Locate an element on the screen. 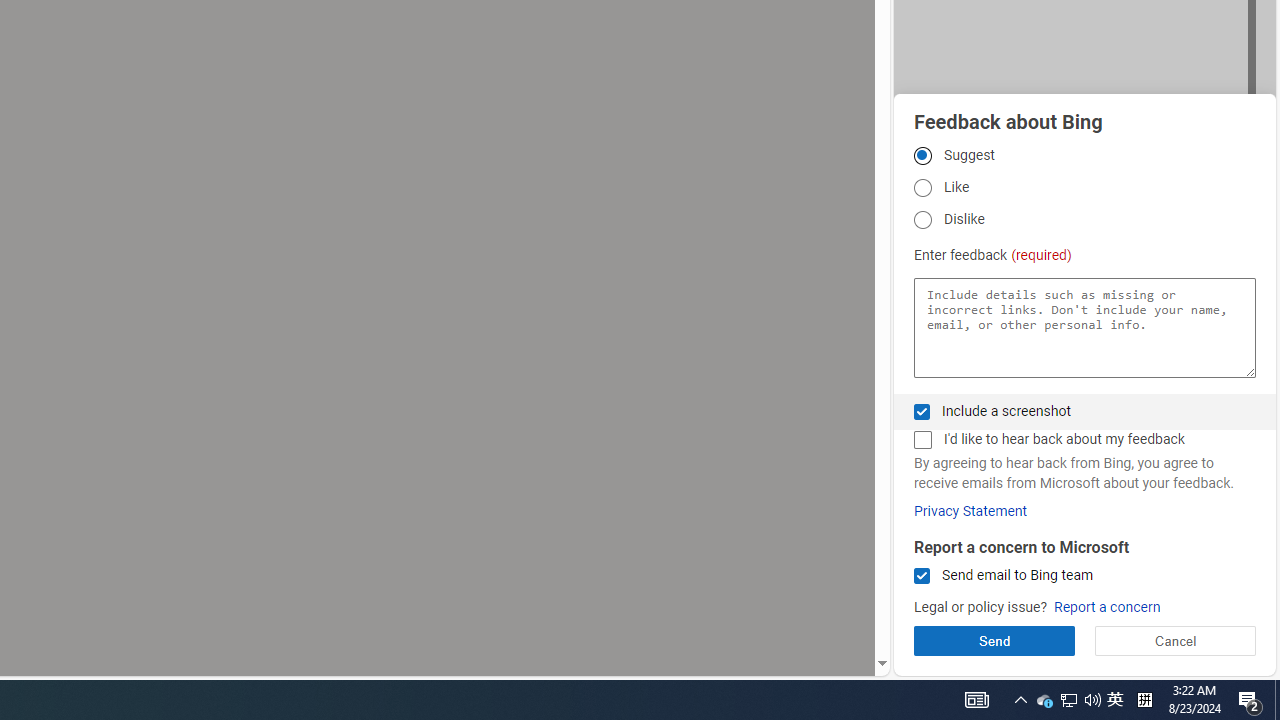 This screenshot has width=1280, height=720. 'Send email to Bing team' is located at coordinates (921, 576).